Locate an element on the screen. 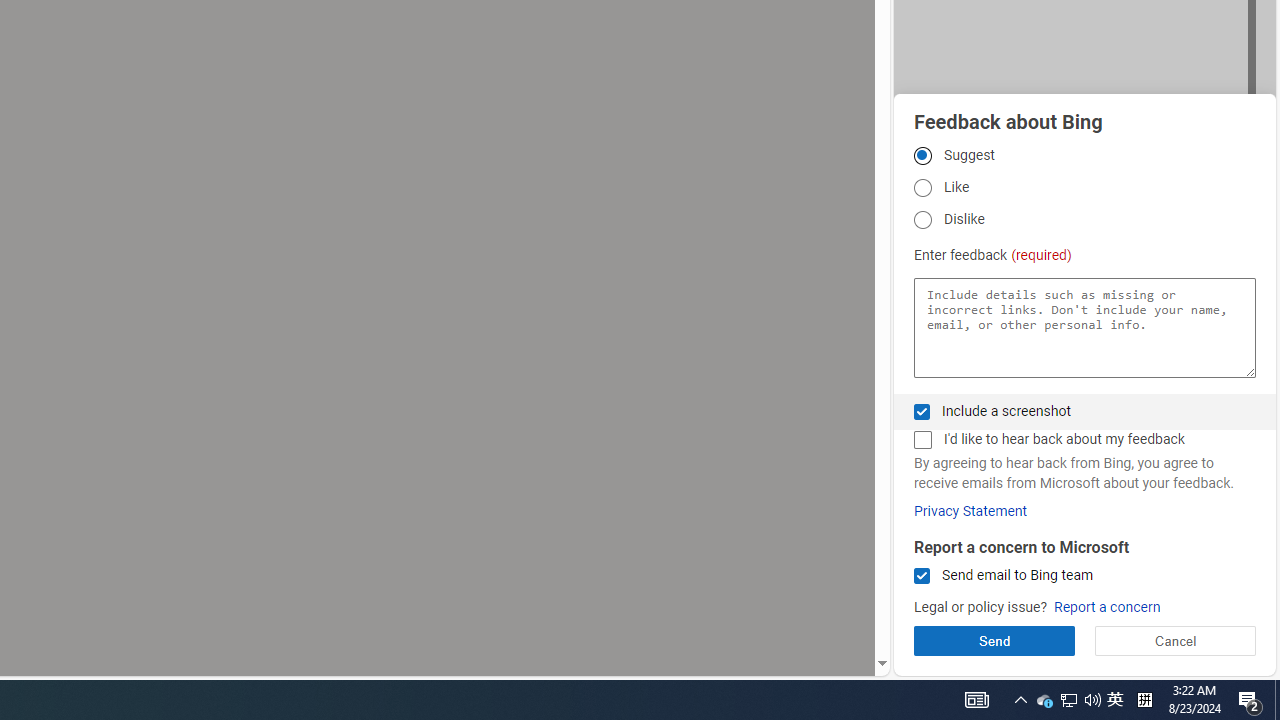 This screenshot has width=1280, height=720. 'Send email to Bing team' is located at coordinates (921, 576).